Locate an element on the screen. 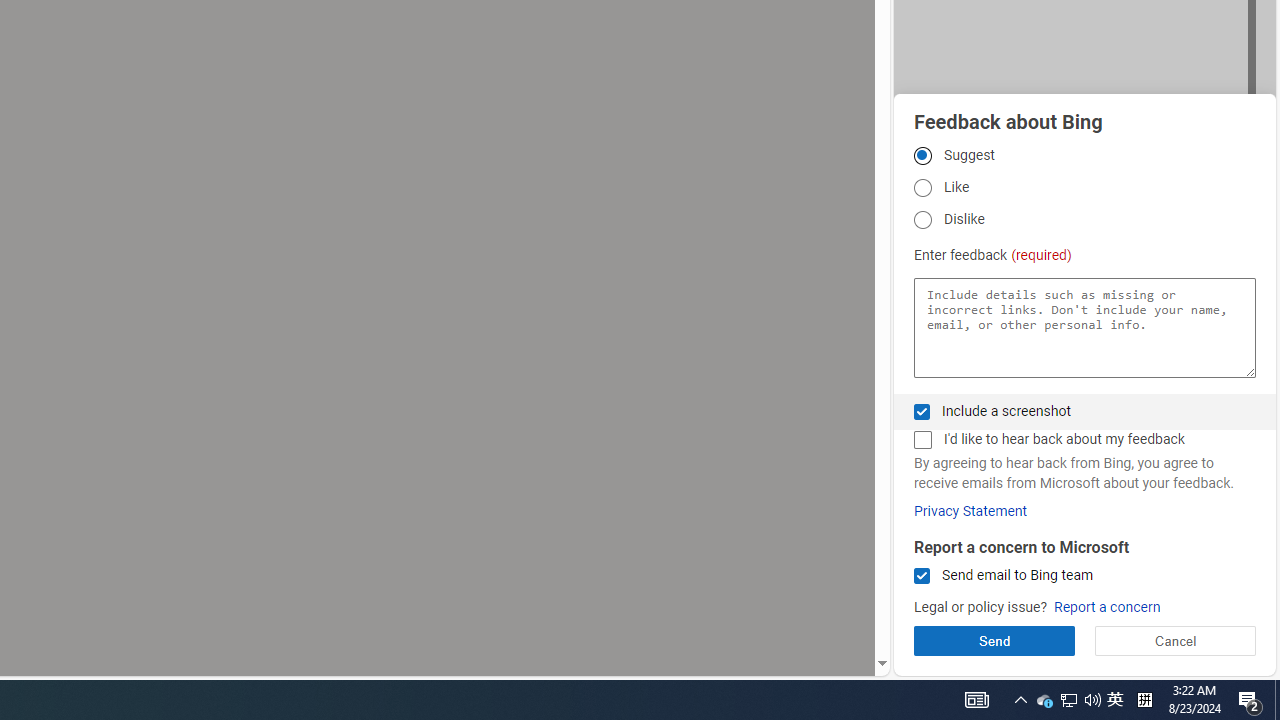 This screenshot has width=1280, height=720. 'Send email to Bing team' is located at coordinates (921, 576).